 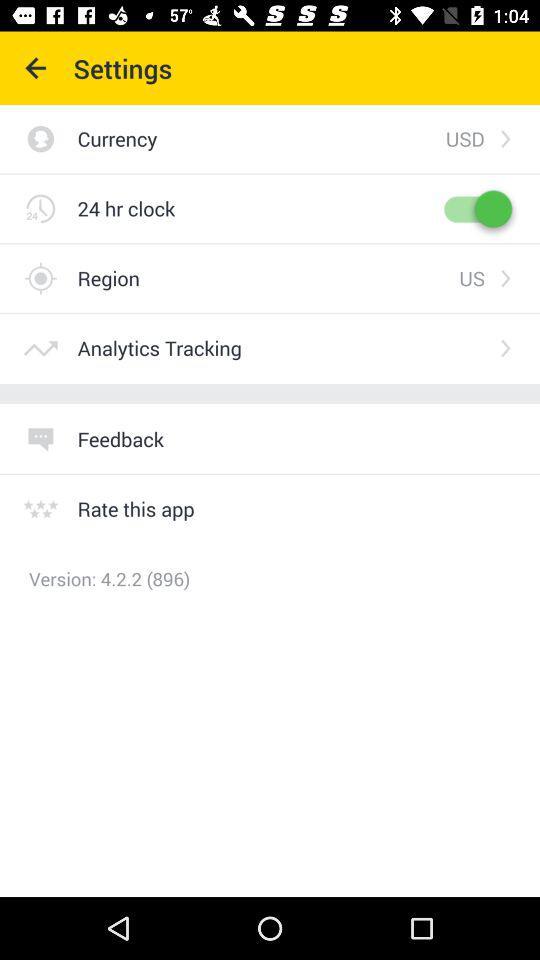 What do you see at coordinates (135, 508) in the screenshot?
I see `rate this app item` at bounding box center [135, 508].